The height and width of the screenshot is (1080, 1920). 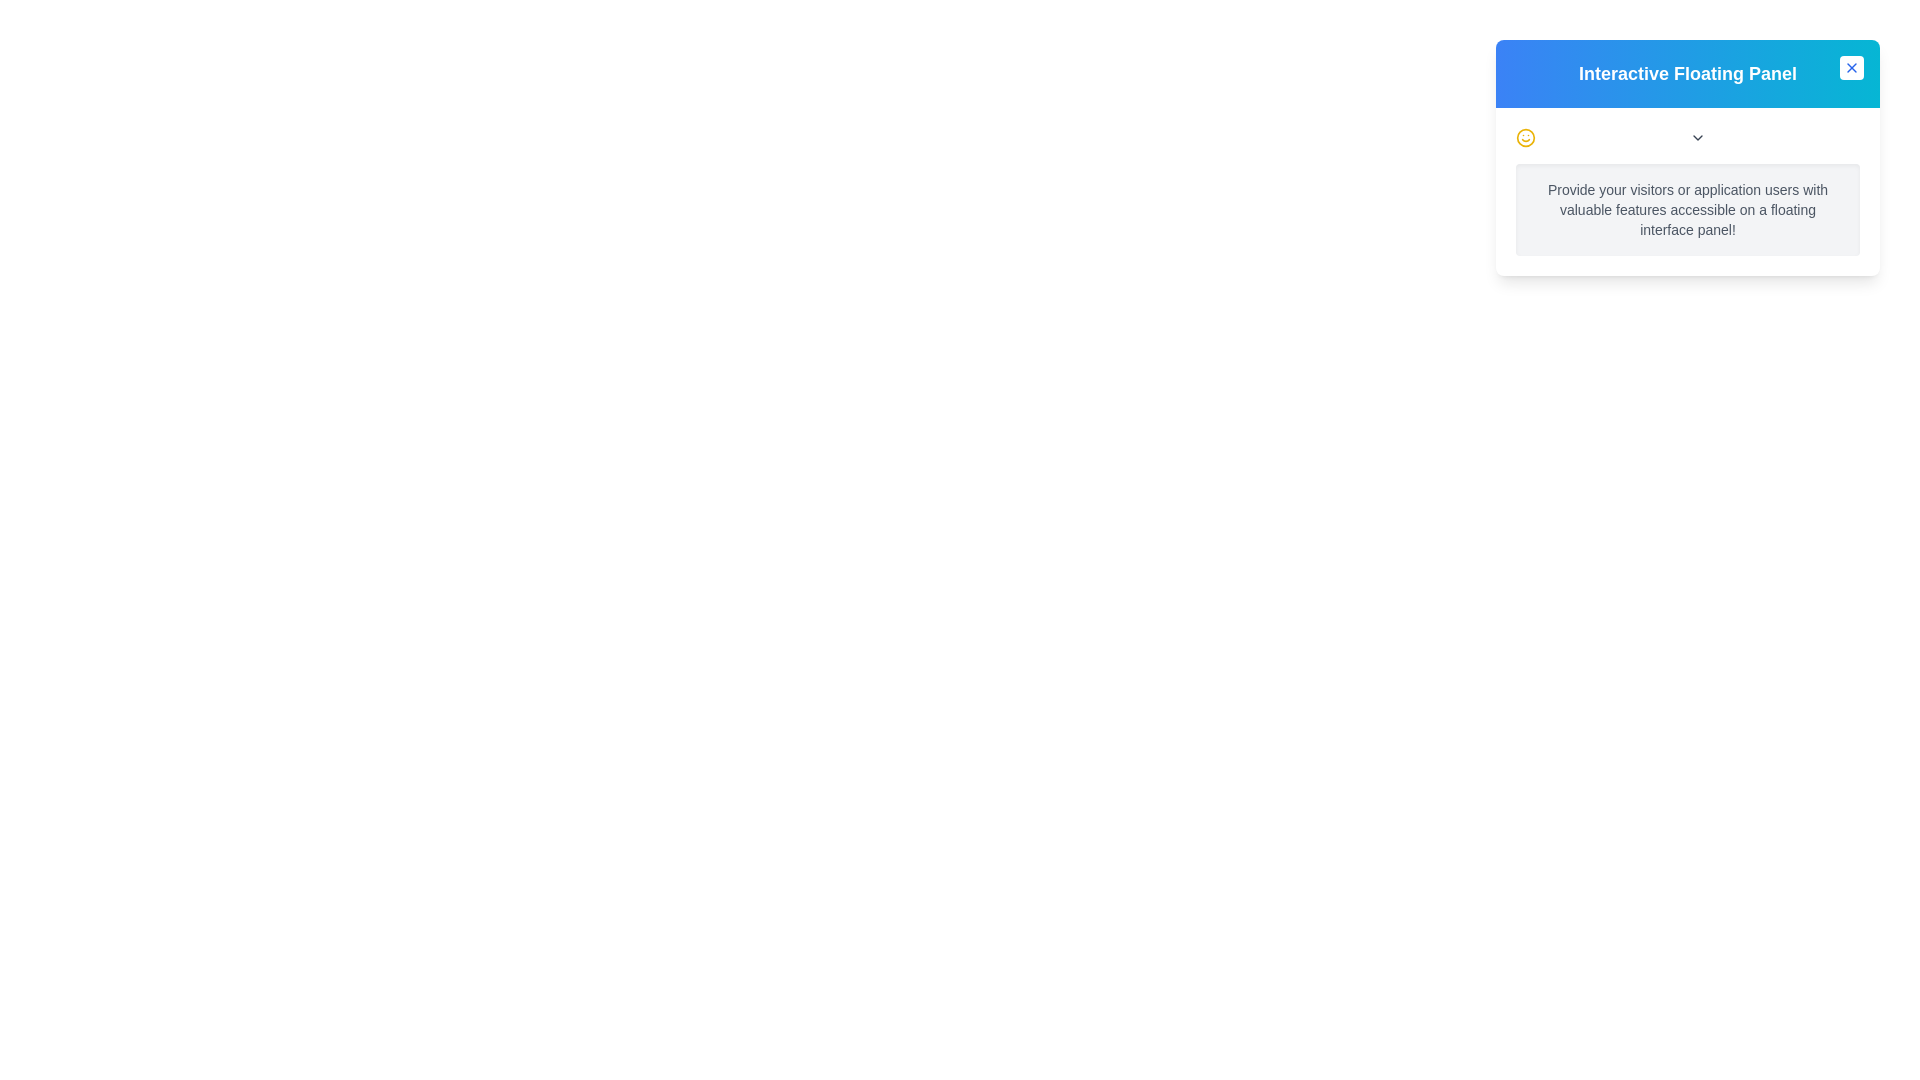 I want to click on the close button located at the top-right corner of the 'Interactive Floating Panel', so click(x=1851, y=67).